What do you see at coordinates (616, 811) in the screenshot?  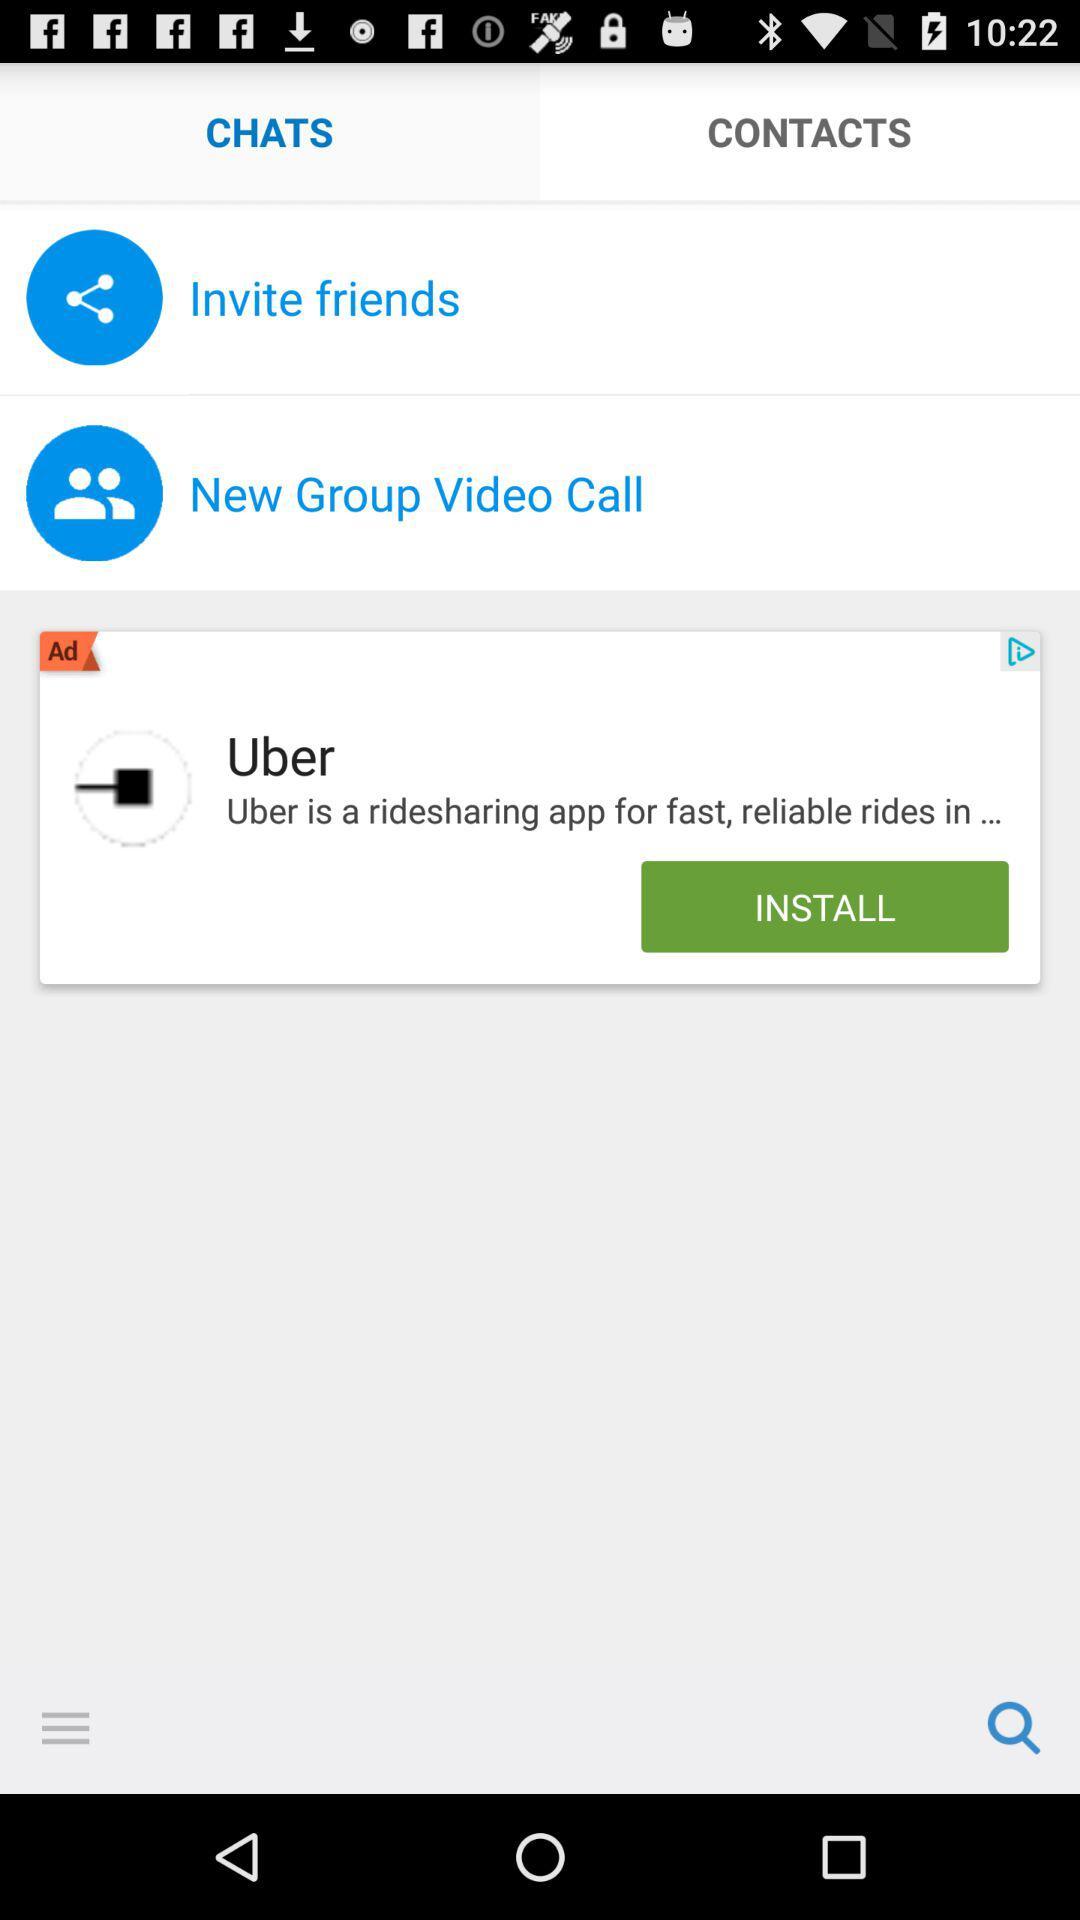 I see `uber is a icon` at bounding box center [616, 811].